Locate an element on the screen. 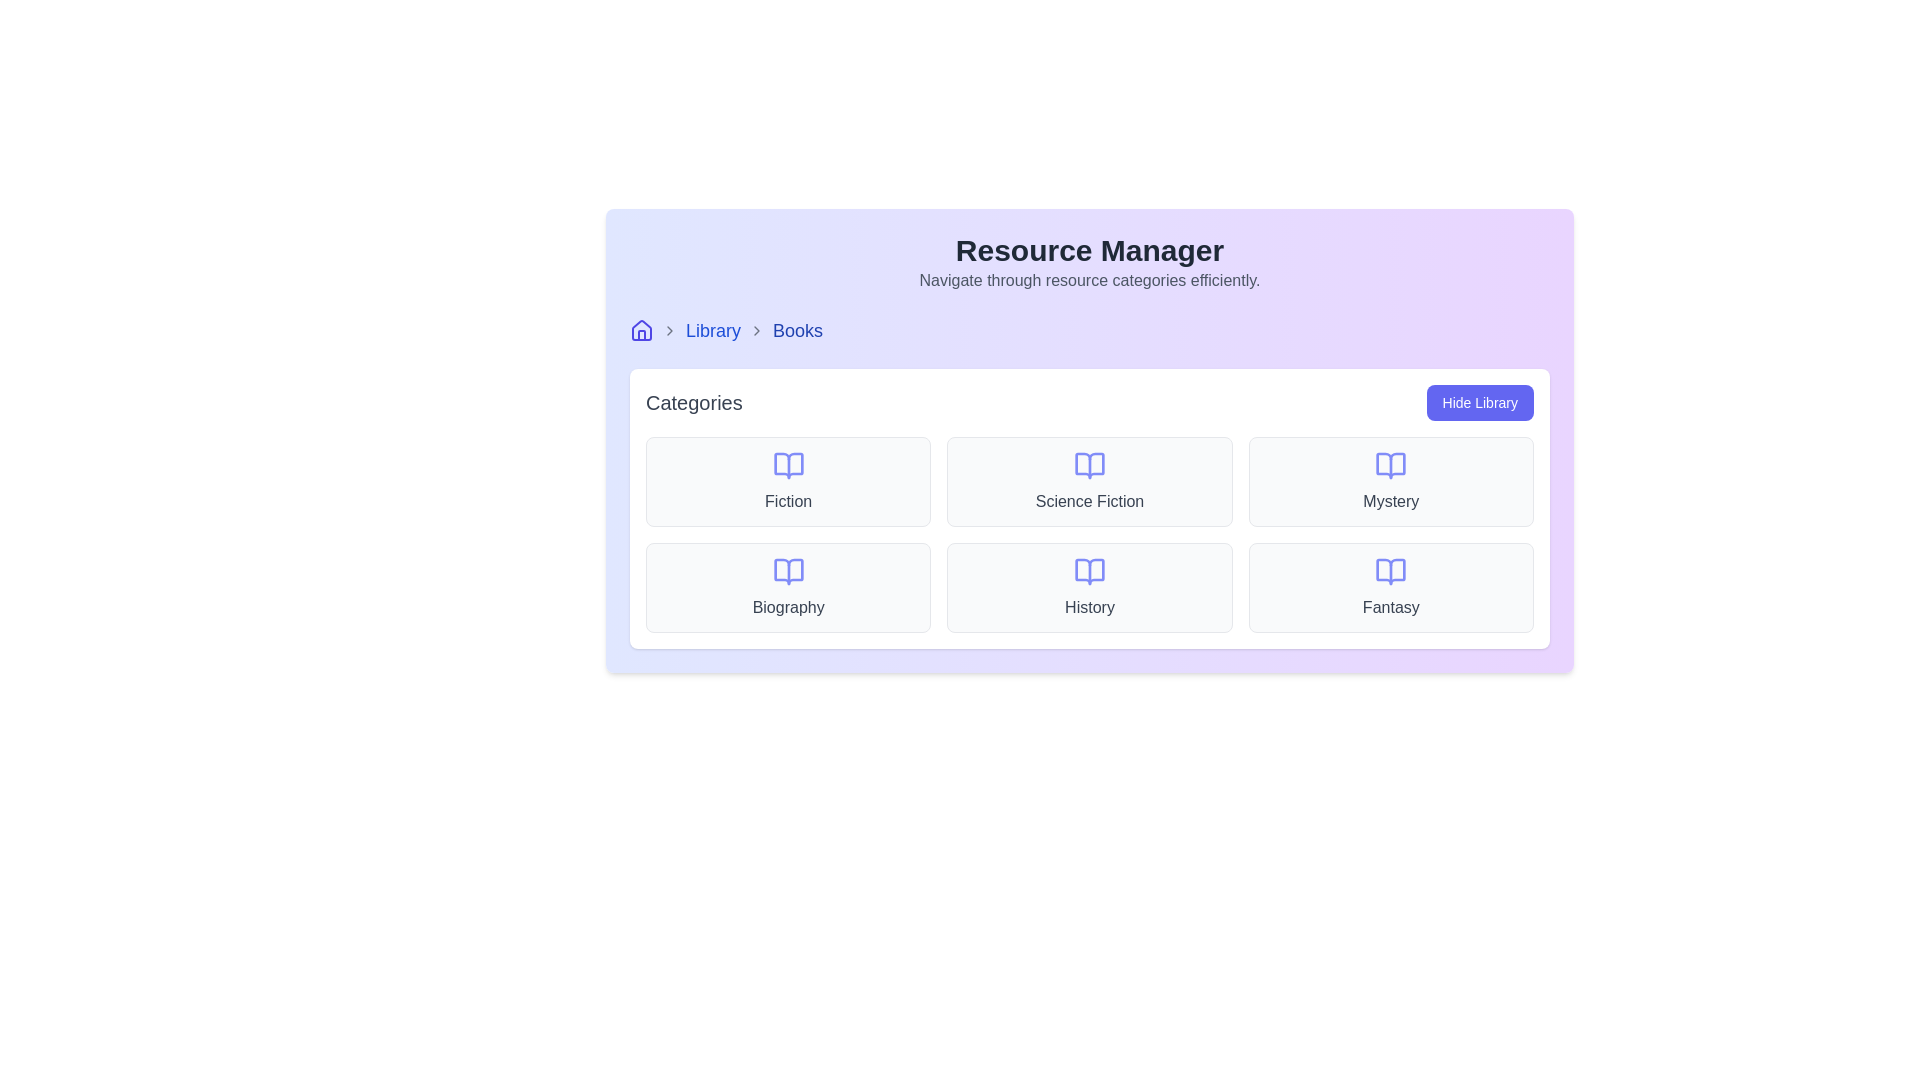 This screenshot has width=1920, height=1080. the open book icon with indigo highlights located under the 'Biography' text in the bottom-left area of the 'Categories' section grid is located at coordinates (787, 571).